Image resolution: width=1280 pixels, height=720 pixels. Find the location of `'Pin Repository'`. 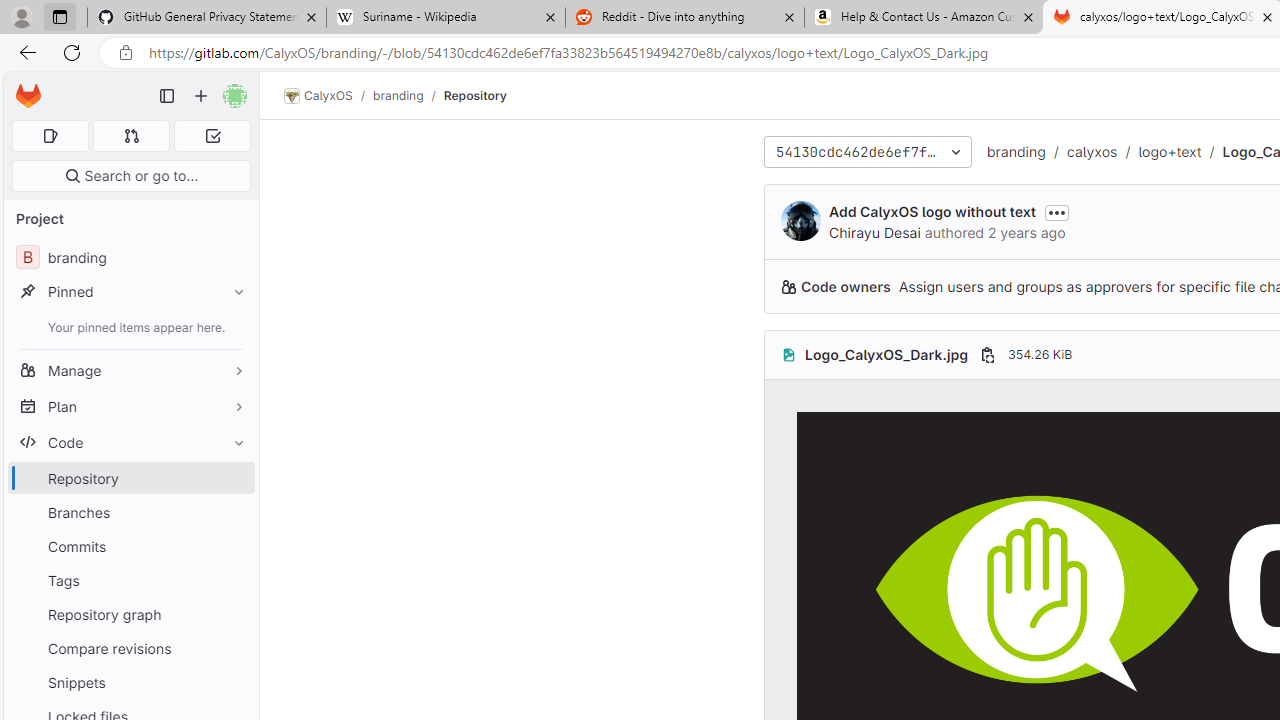

'Pin Repository' is located at coordinates (234, 478).